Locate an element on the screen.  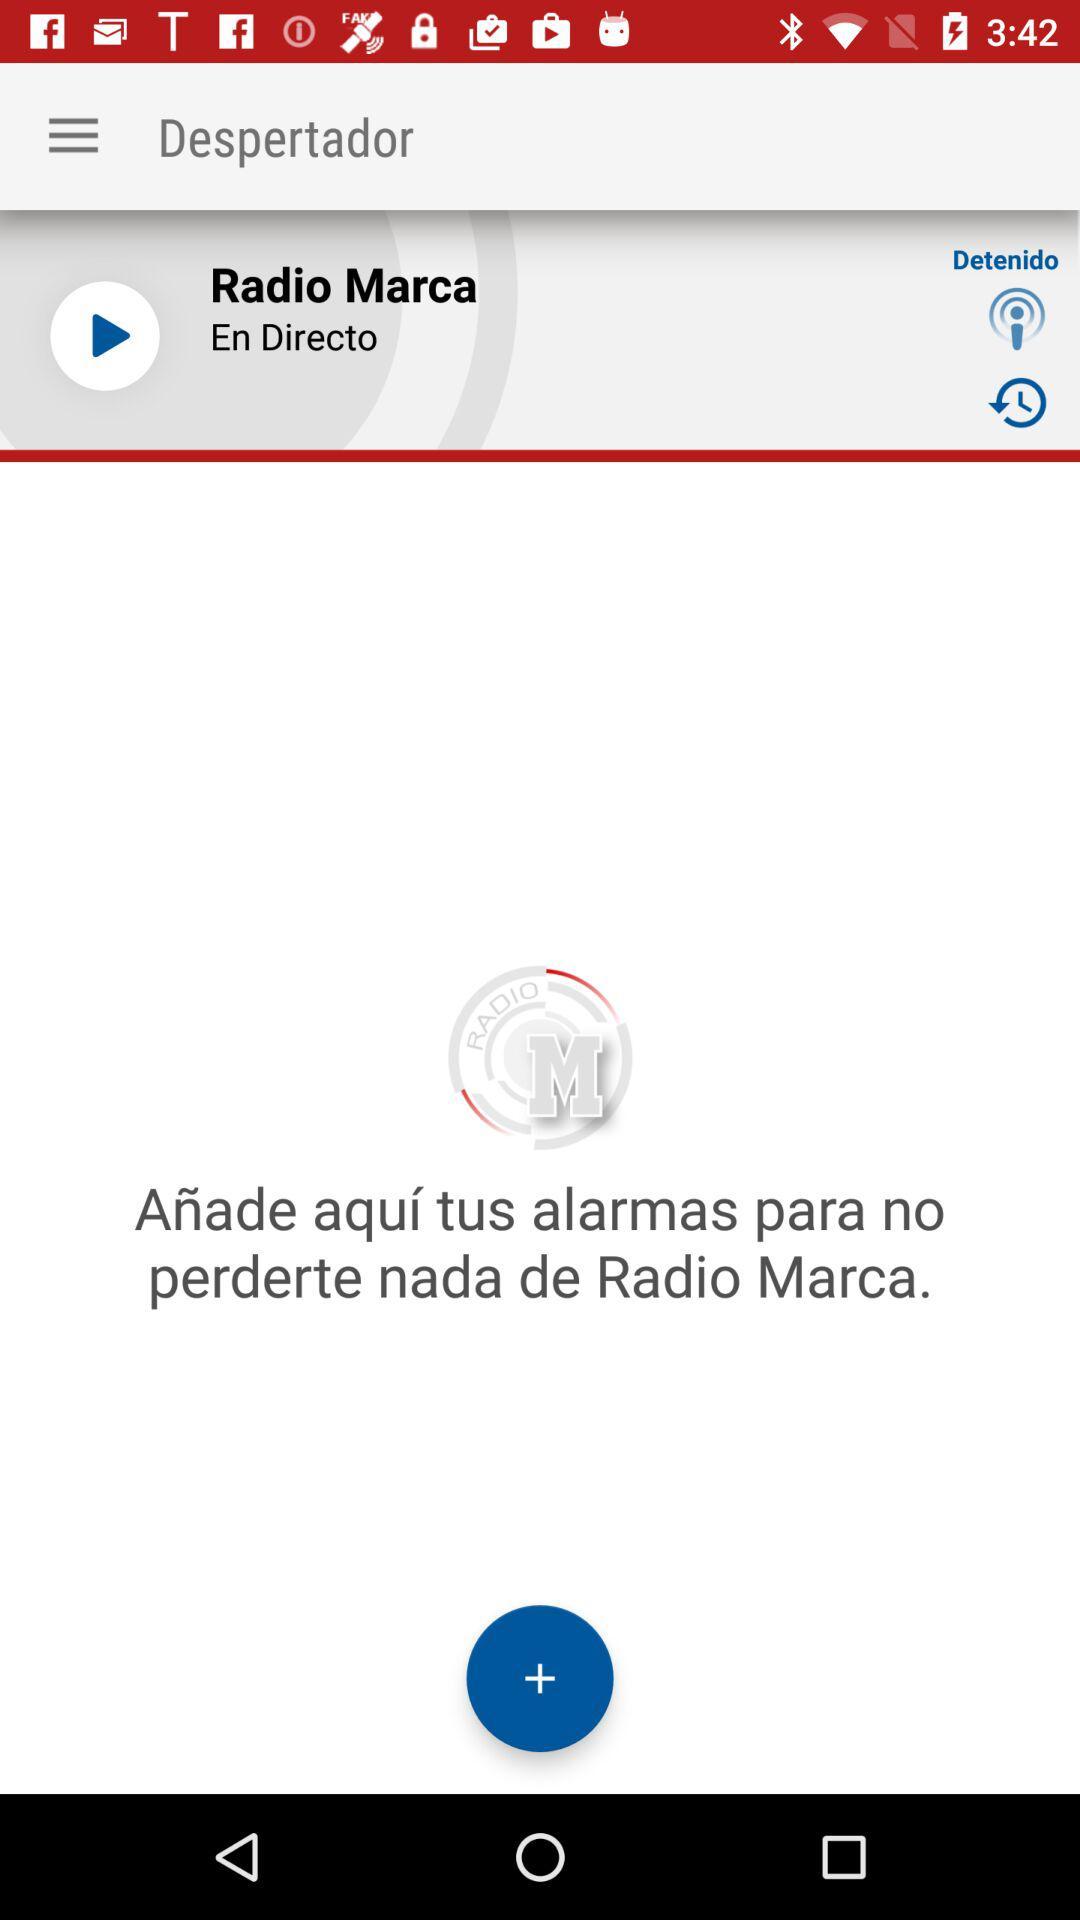
the history icon is located at coordinates (1017, 401).